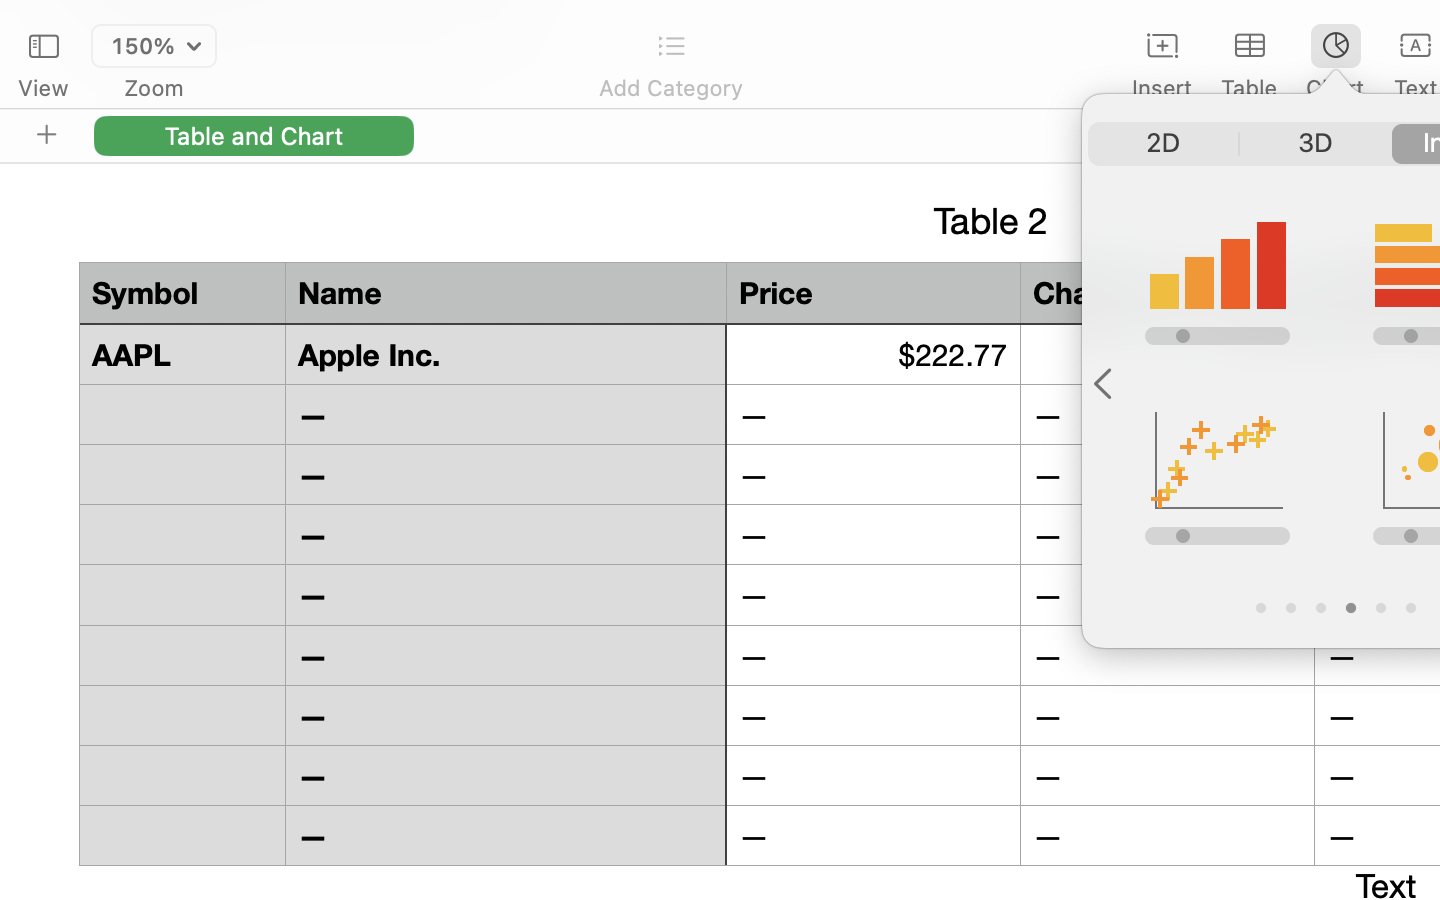 The image size is (1440, 900). What do you see at coordinates (42, 87) in the screenshot?
I see `'View'` at bounding box center [42, 87].